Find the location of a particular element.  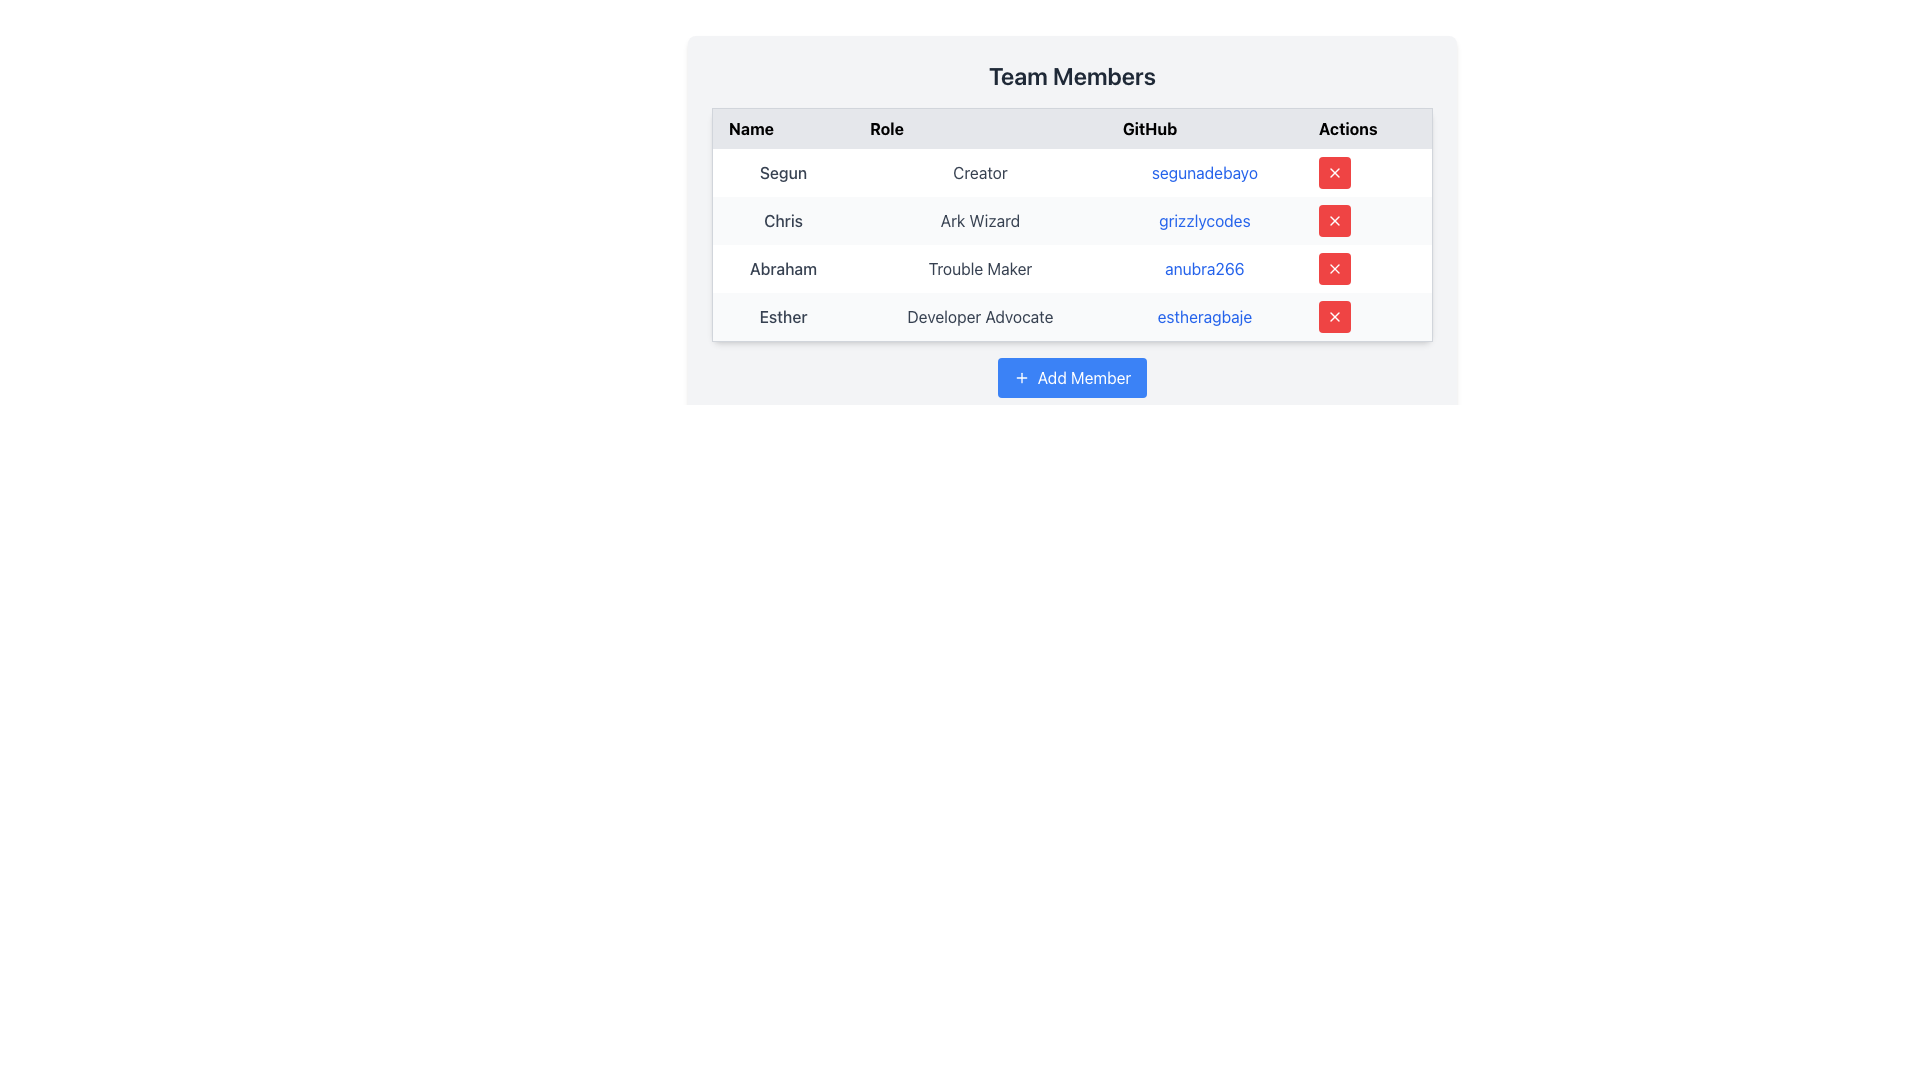

the text label reading 'Segun' in the first column of the first row in the 'Team Members' section of the table is located at coordinates (782, 172).